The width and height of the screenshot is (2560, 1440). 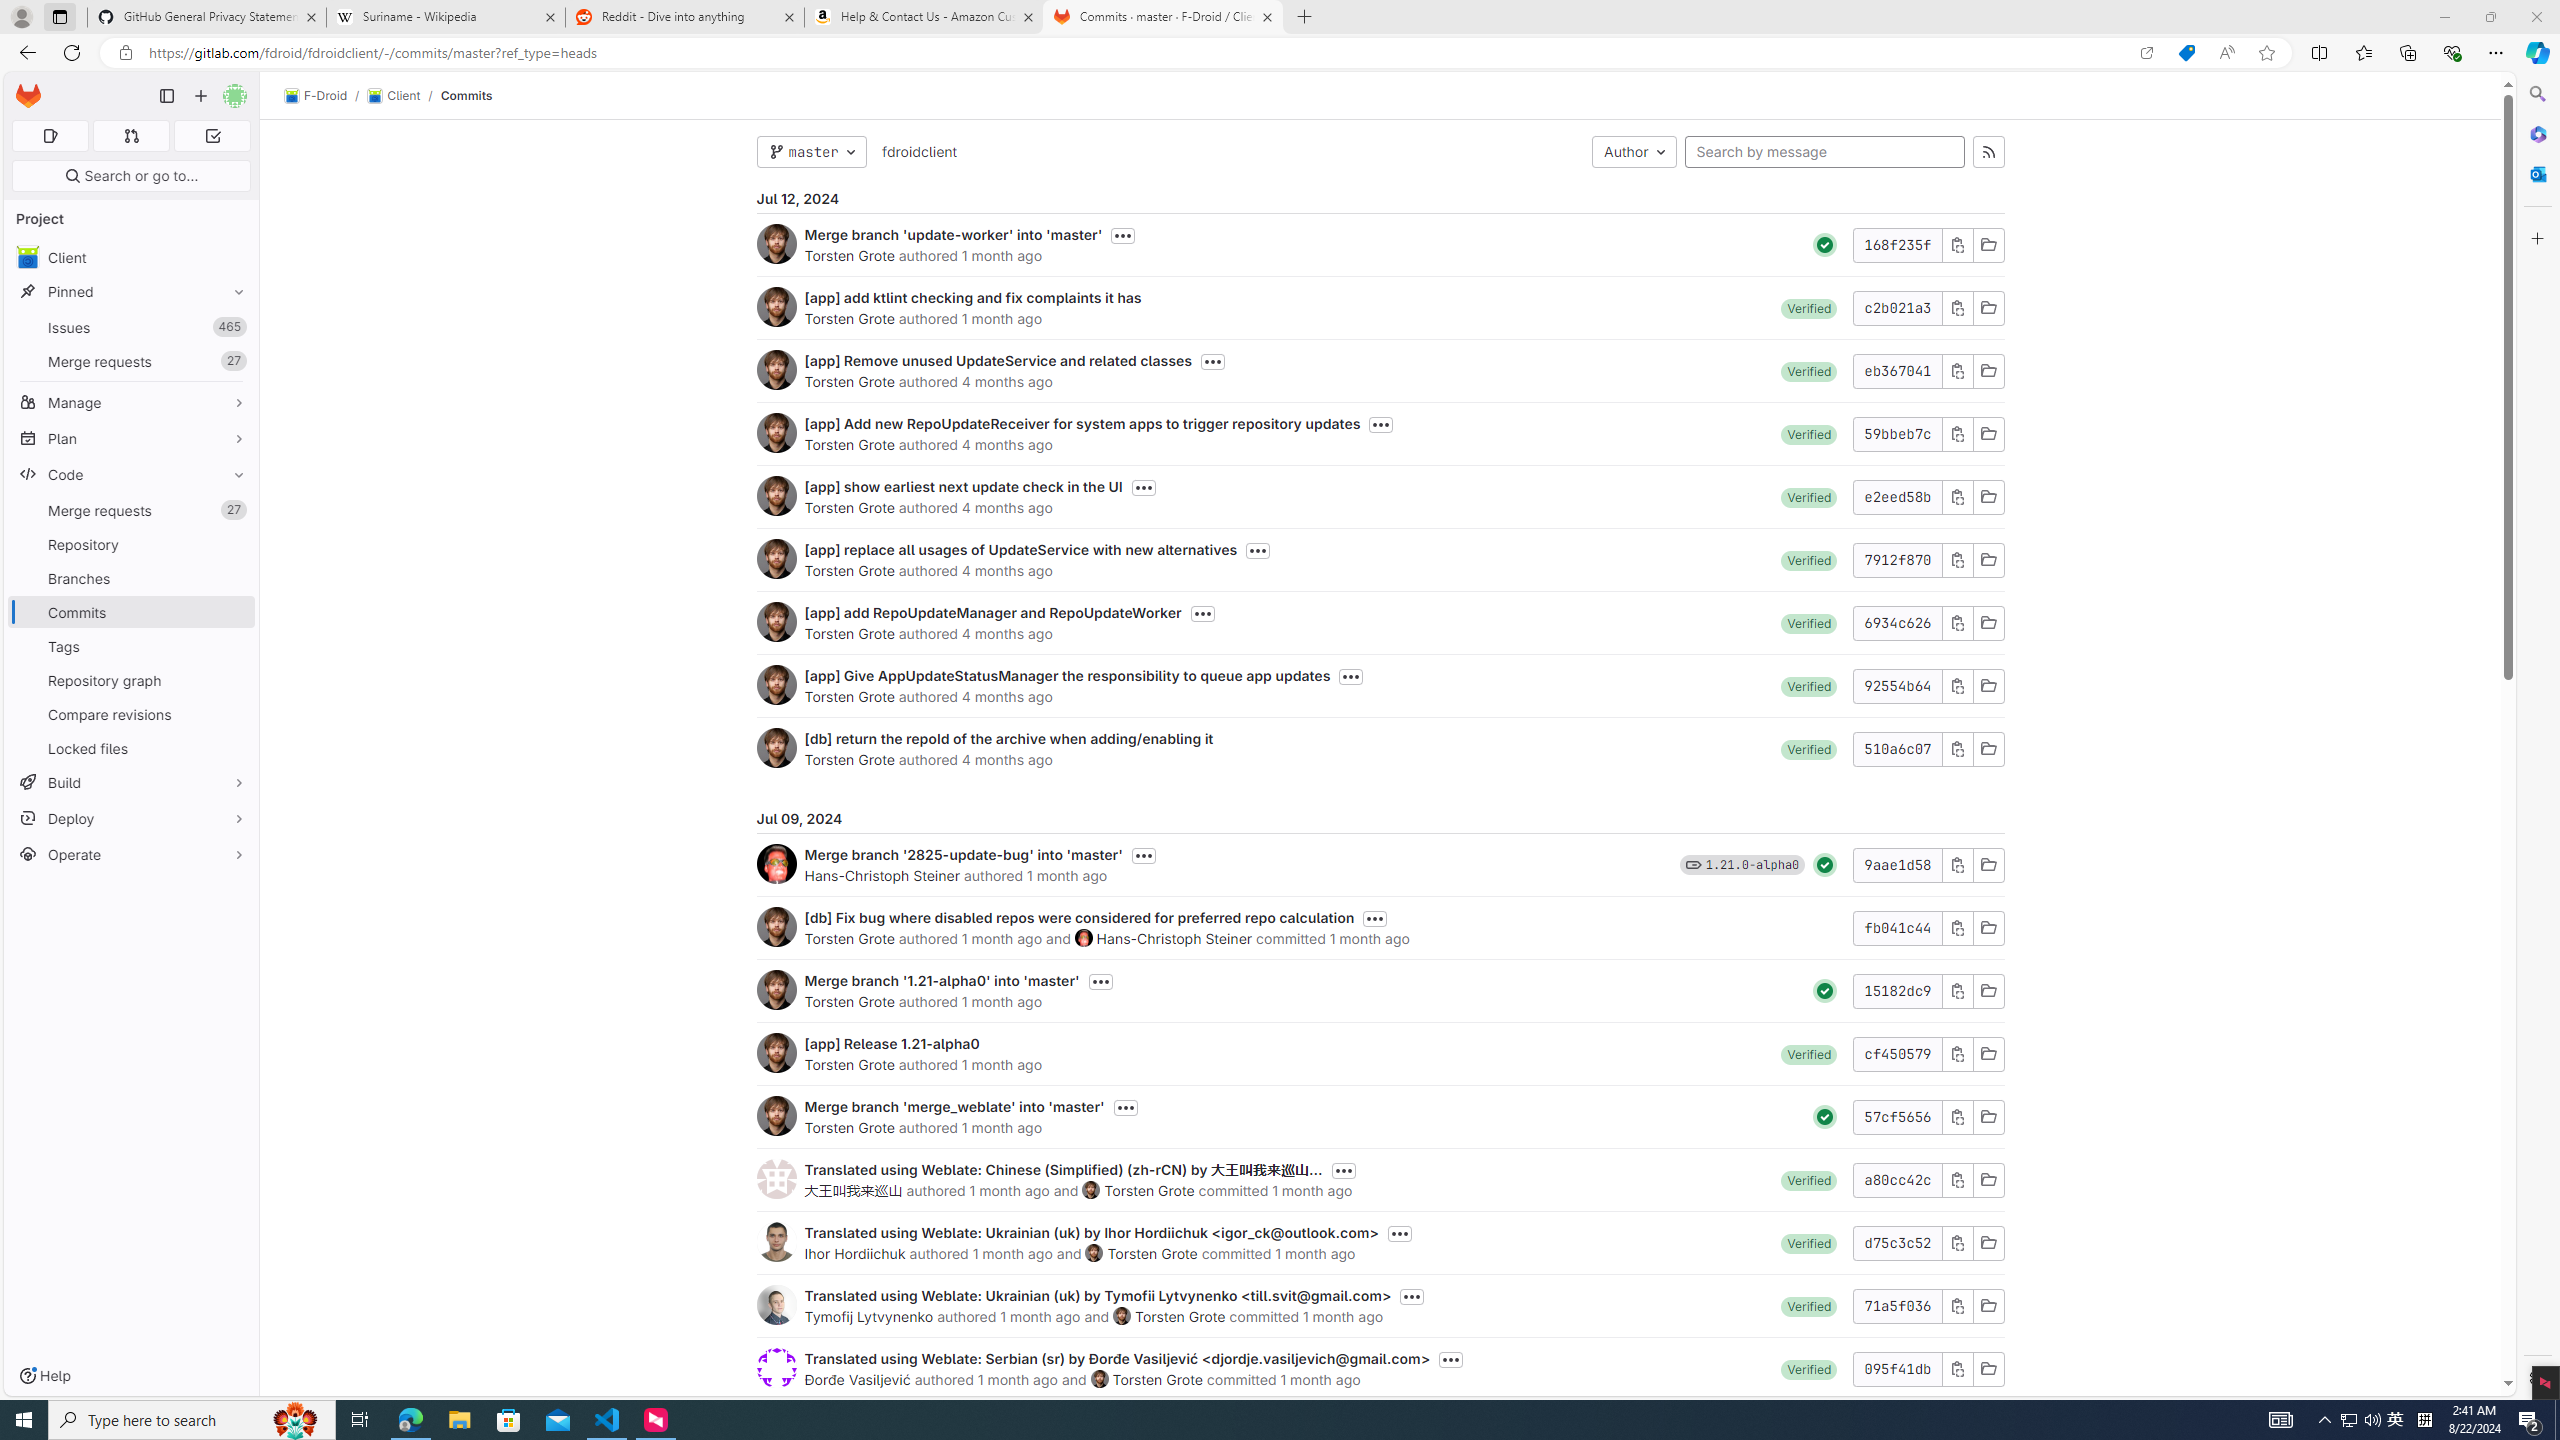 I want to click on 'Manage', so click(x=130, y=402).